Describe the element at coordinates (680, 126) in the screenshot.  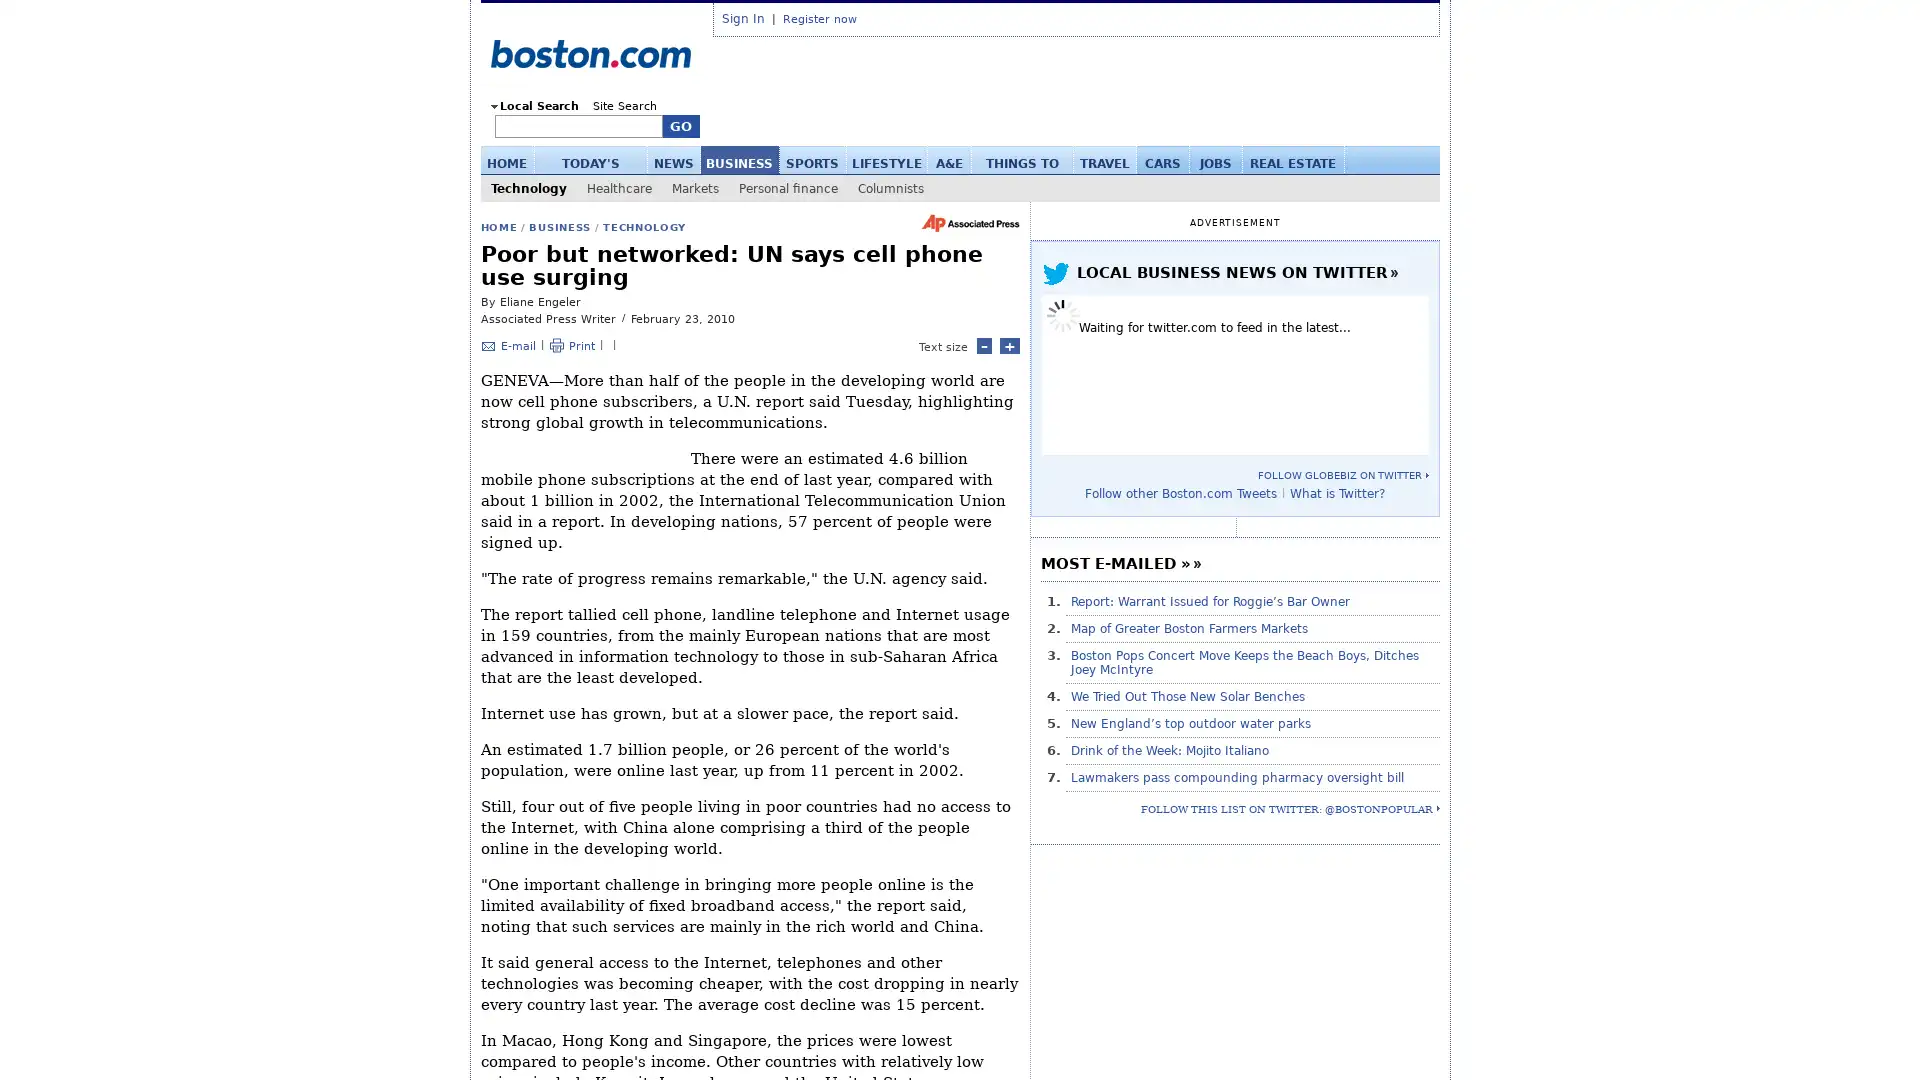
I see `GO` at that location.